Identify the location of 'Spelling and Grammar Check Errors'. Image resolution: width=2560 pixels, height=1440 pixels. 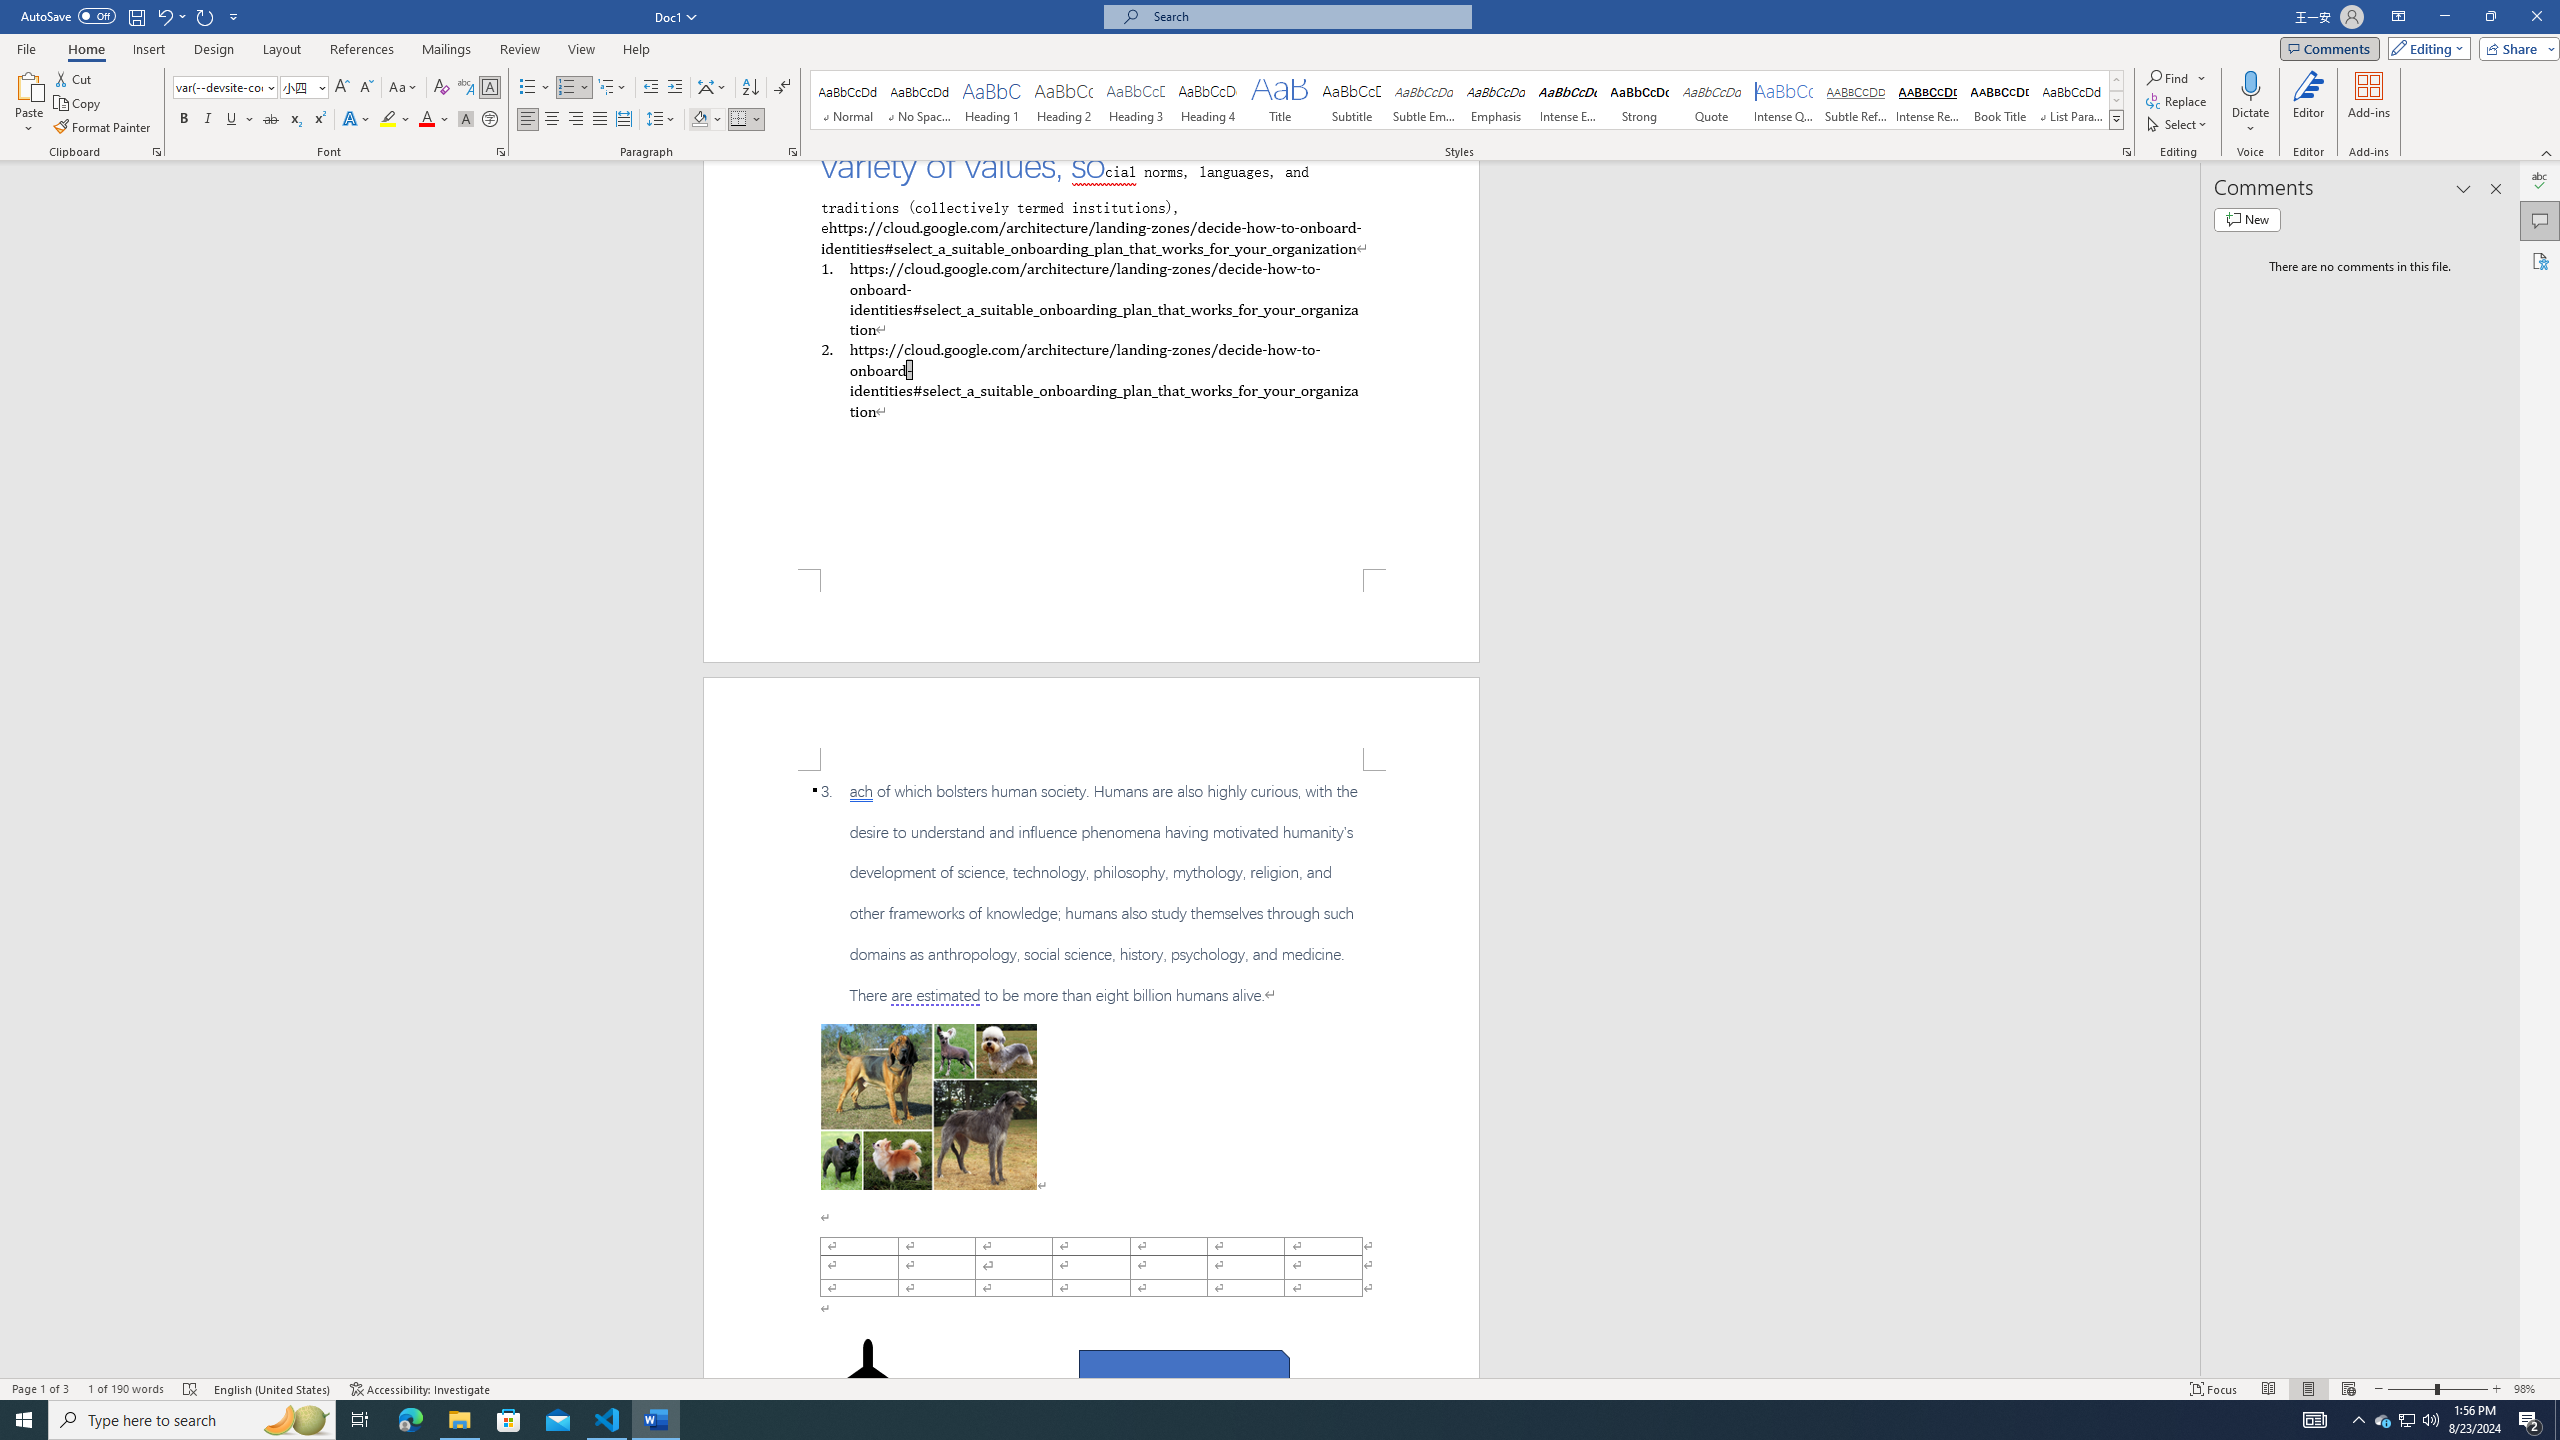
(189, 1389).